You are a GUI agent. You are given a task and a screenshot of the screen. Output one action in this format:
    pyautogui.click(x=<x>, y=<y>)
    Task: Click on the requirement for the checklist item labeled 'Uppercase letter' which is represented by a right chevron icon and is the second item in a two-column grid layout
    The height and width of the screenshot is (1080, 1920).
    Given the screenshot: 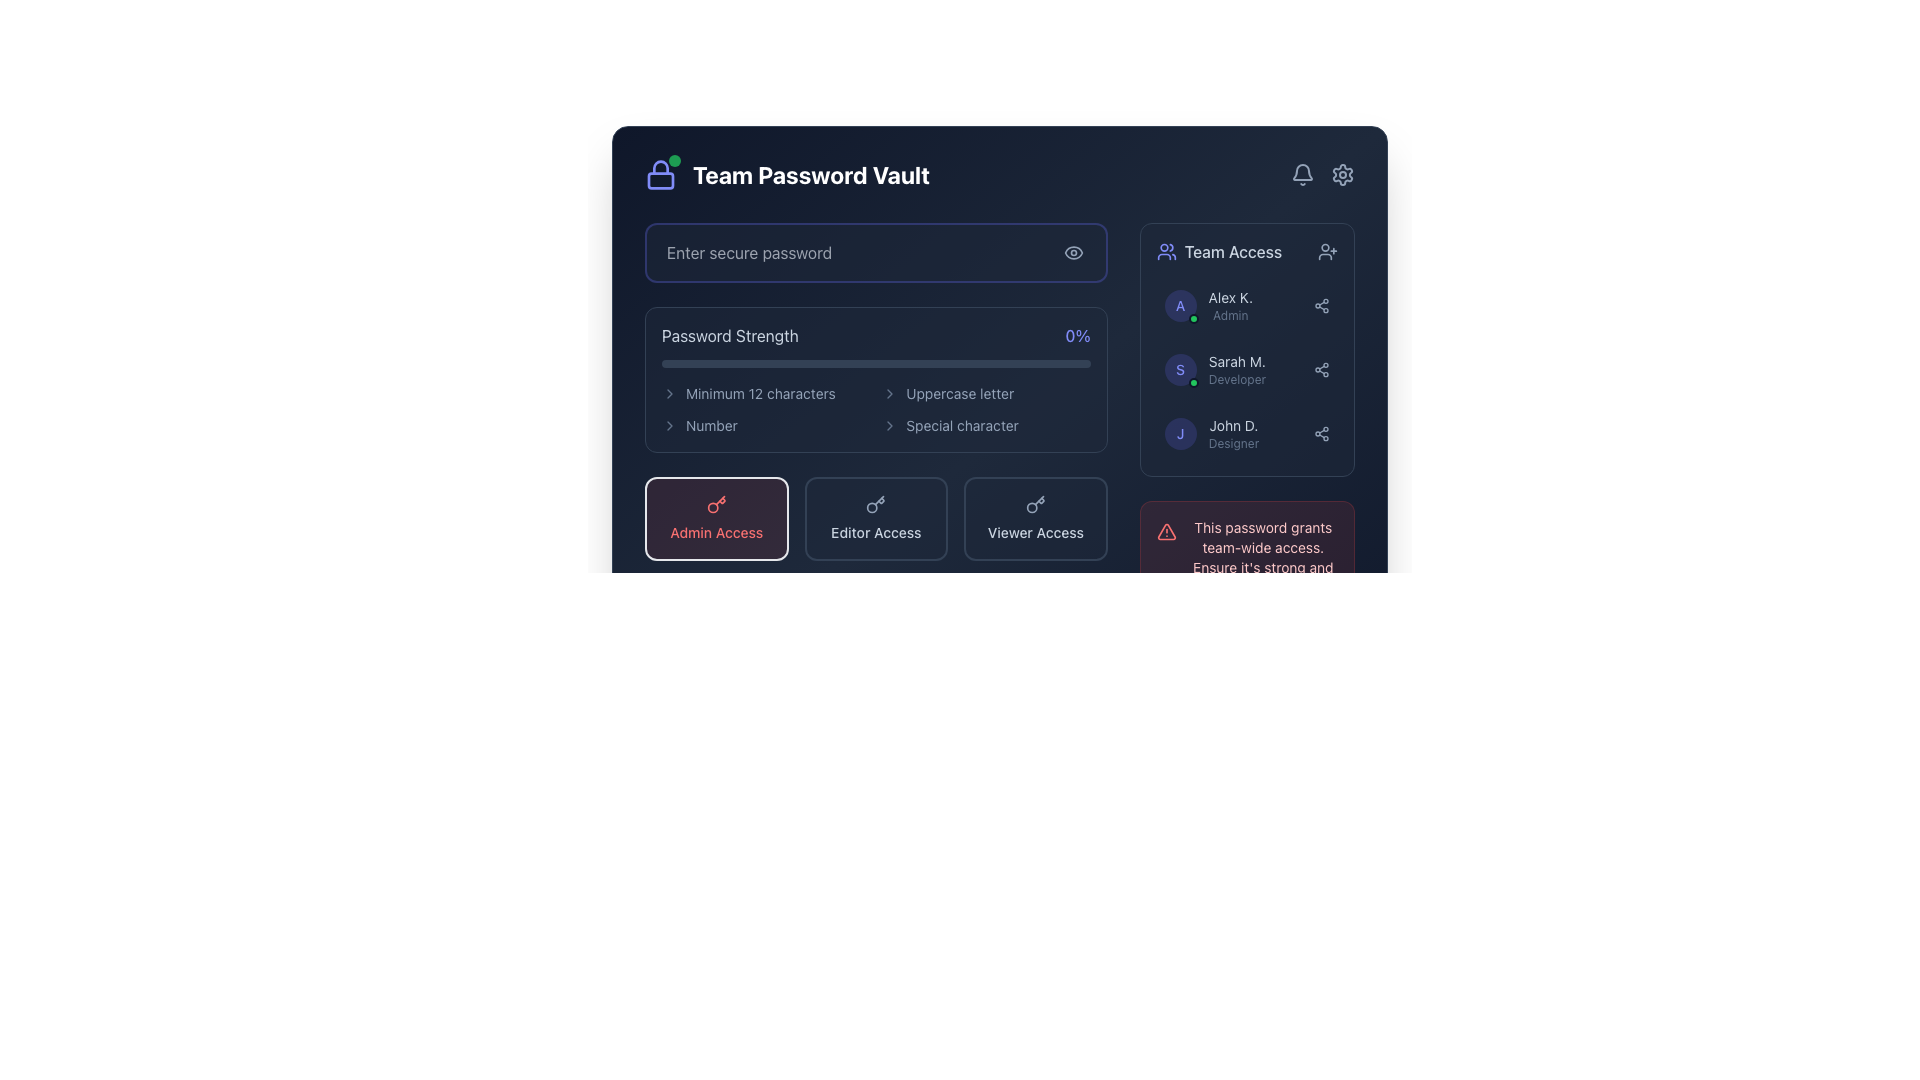 What is the action you would take?
    pyautogui.click(x=986, y=393)
    